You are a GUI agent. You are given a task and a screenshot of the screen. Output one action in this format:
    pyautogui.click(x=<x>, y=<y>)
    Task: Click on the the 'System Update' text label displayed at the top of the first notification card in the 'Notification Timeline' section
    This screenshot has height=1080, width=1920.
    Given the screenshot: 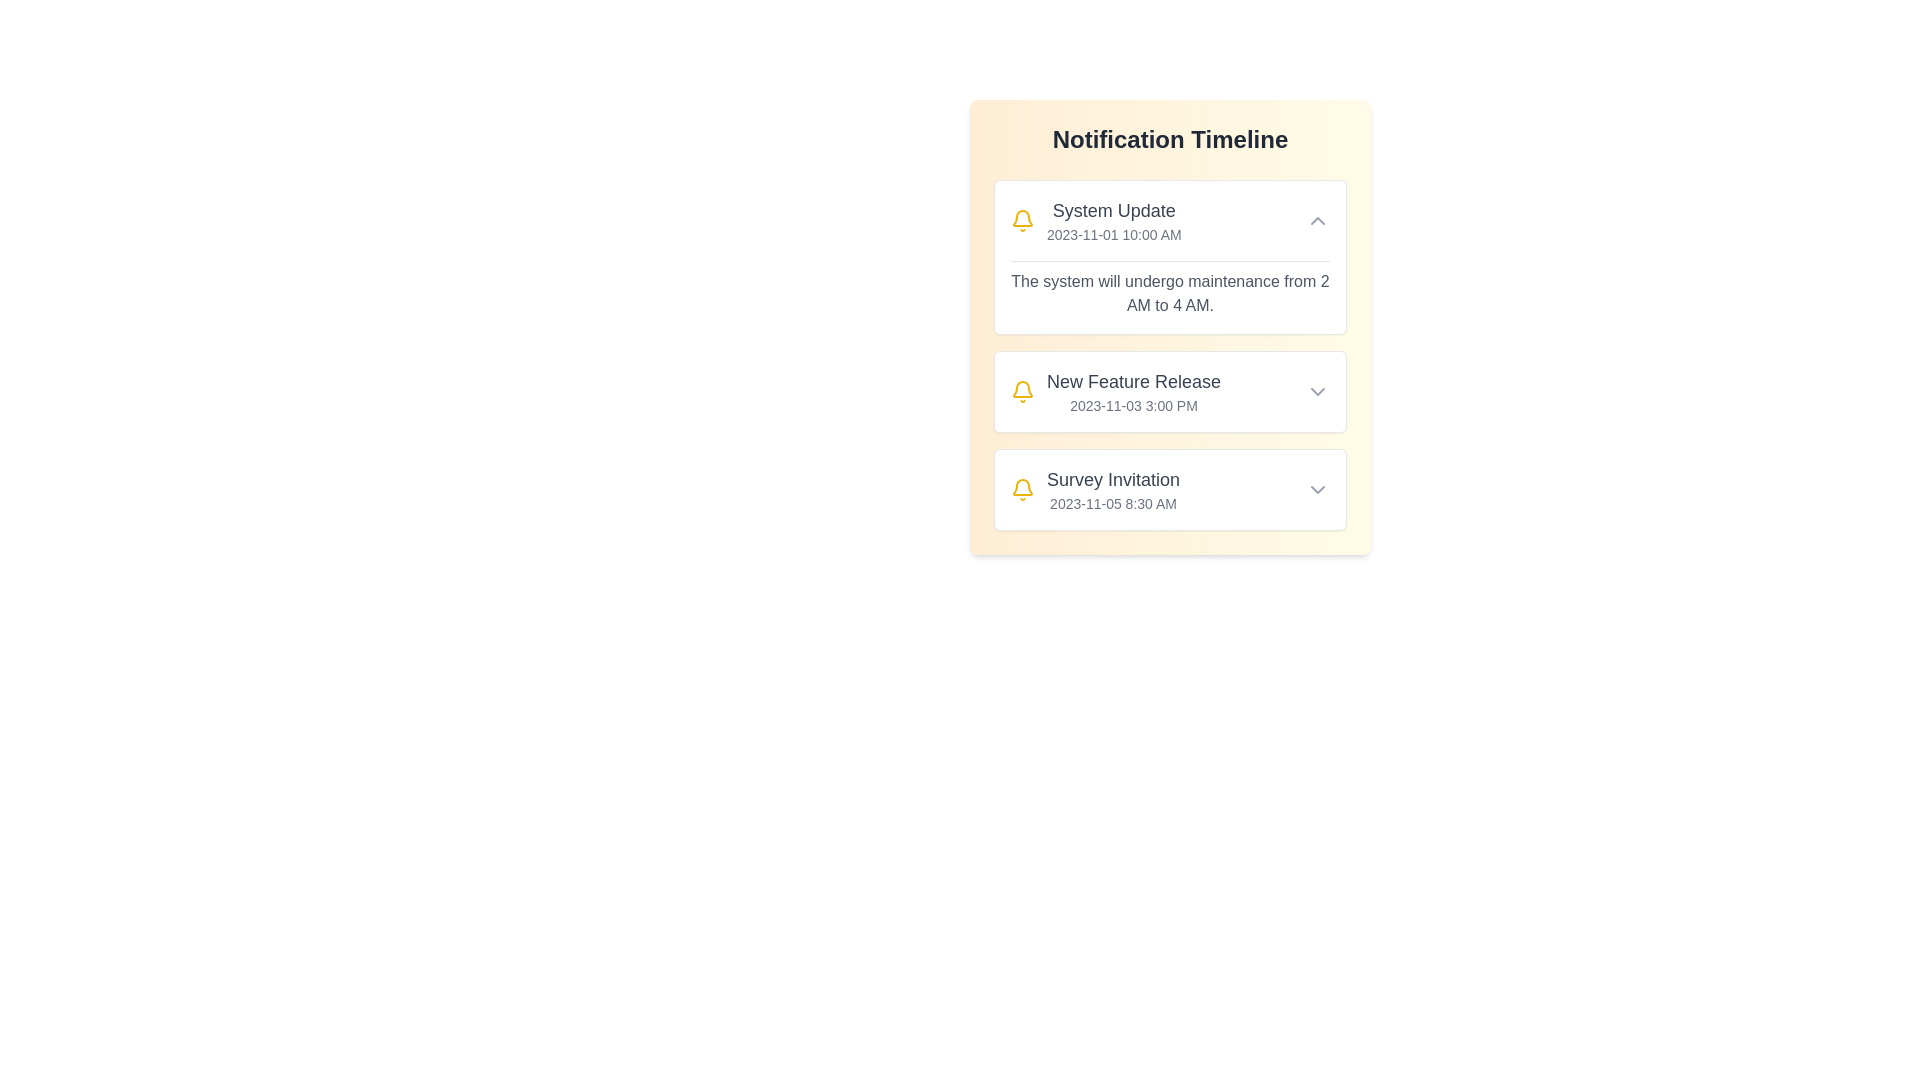 What is the action you would take?
    pyautogui.click(x=1113, y=211)
    